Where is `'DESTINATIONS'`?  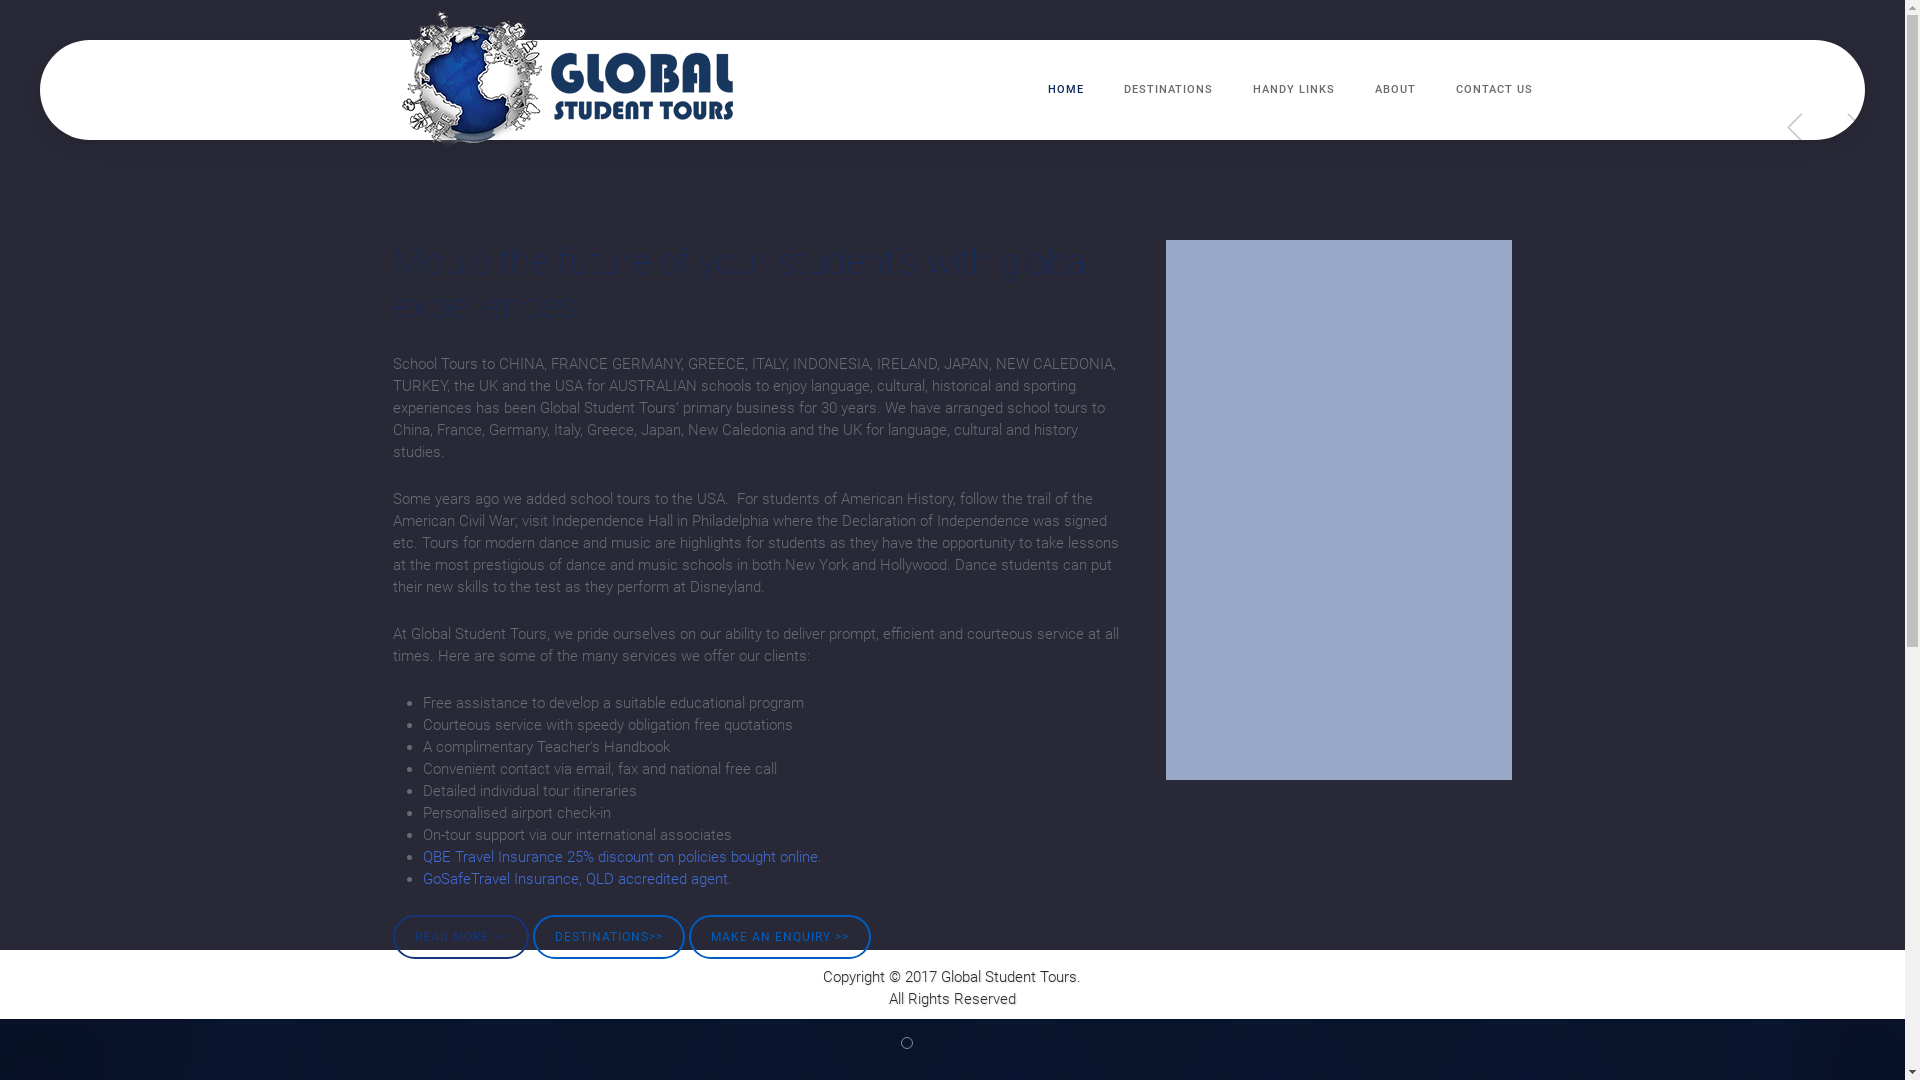
'DESTINATIONS' is located at coordinates (1103, 88).